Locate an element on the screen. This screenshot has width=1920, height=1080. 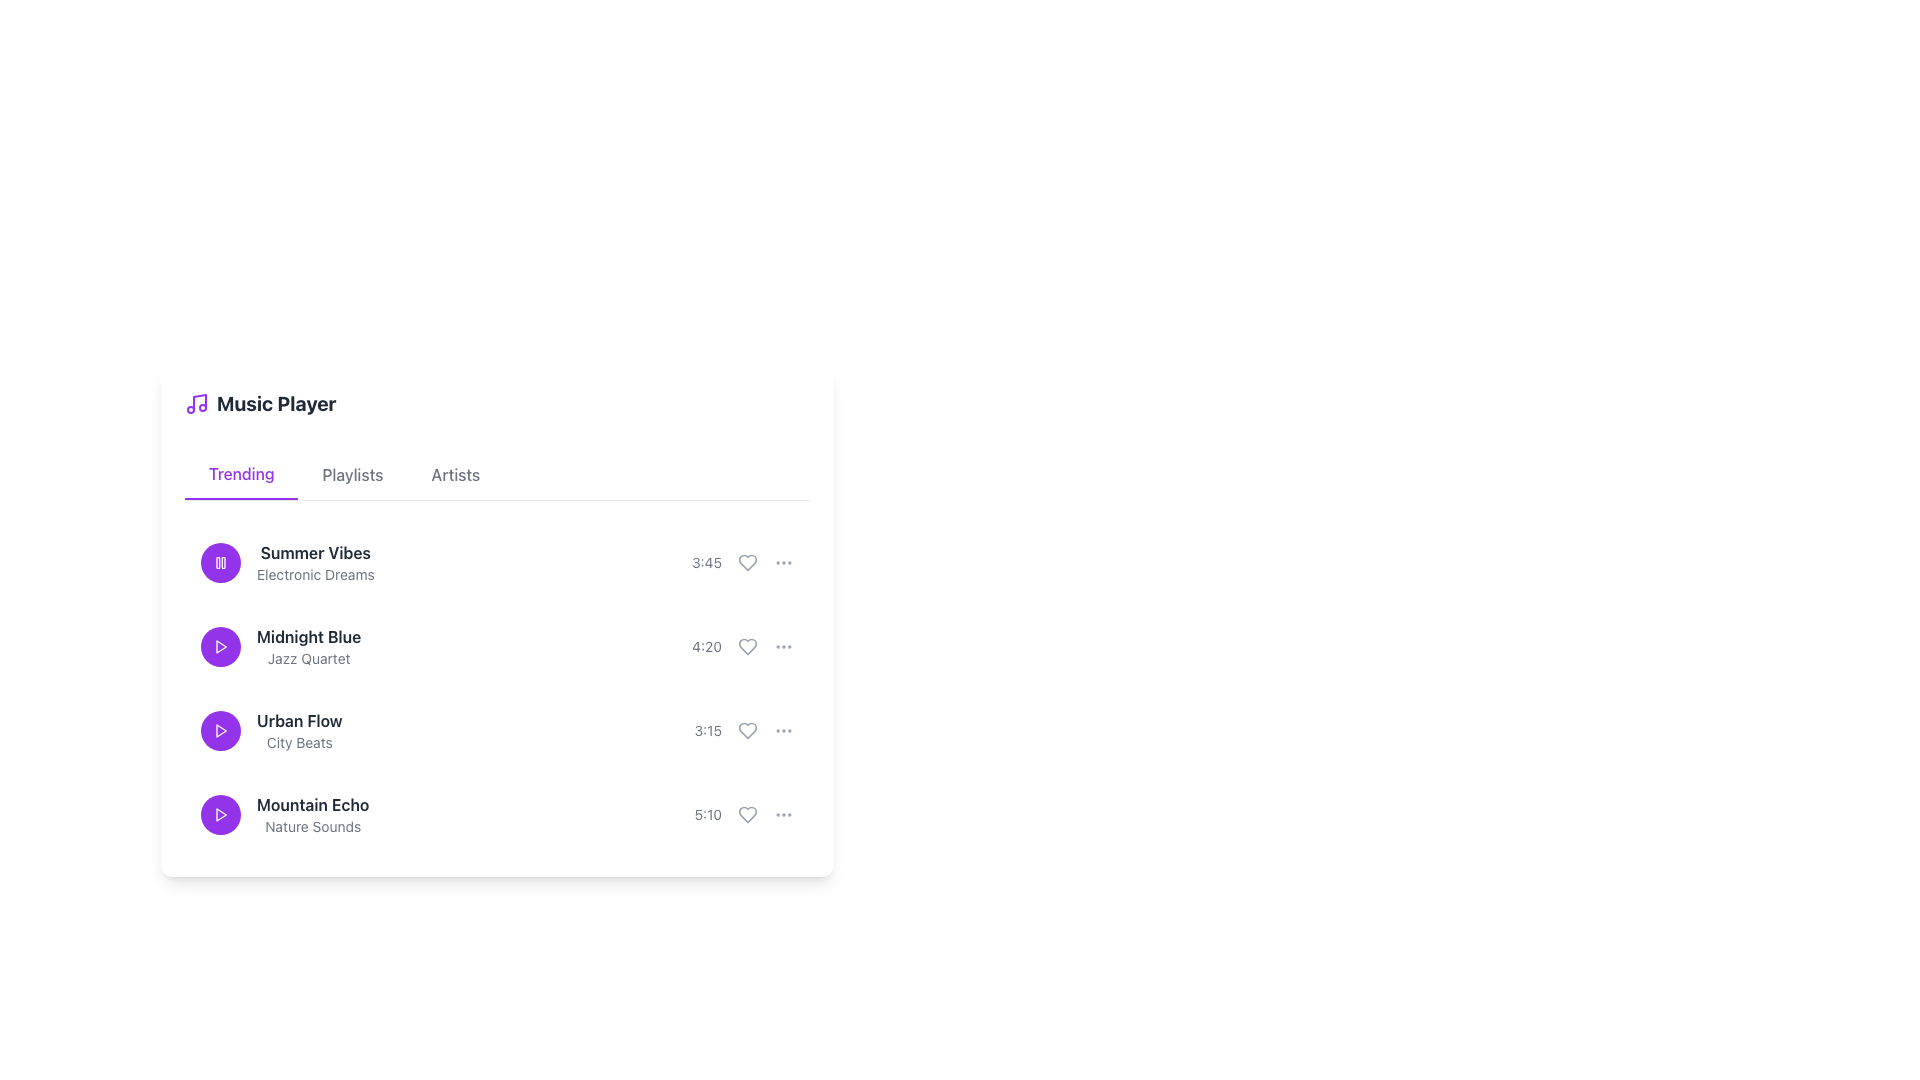
the play button located in the second item of the 'Trending' section for the song 'Midnight Blue' by 'Jazz Quartet' is located at coordinates (220, 647).